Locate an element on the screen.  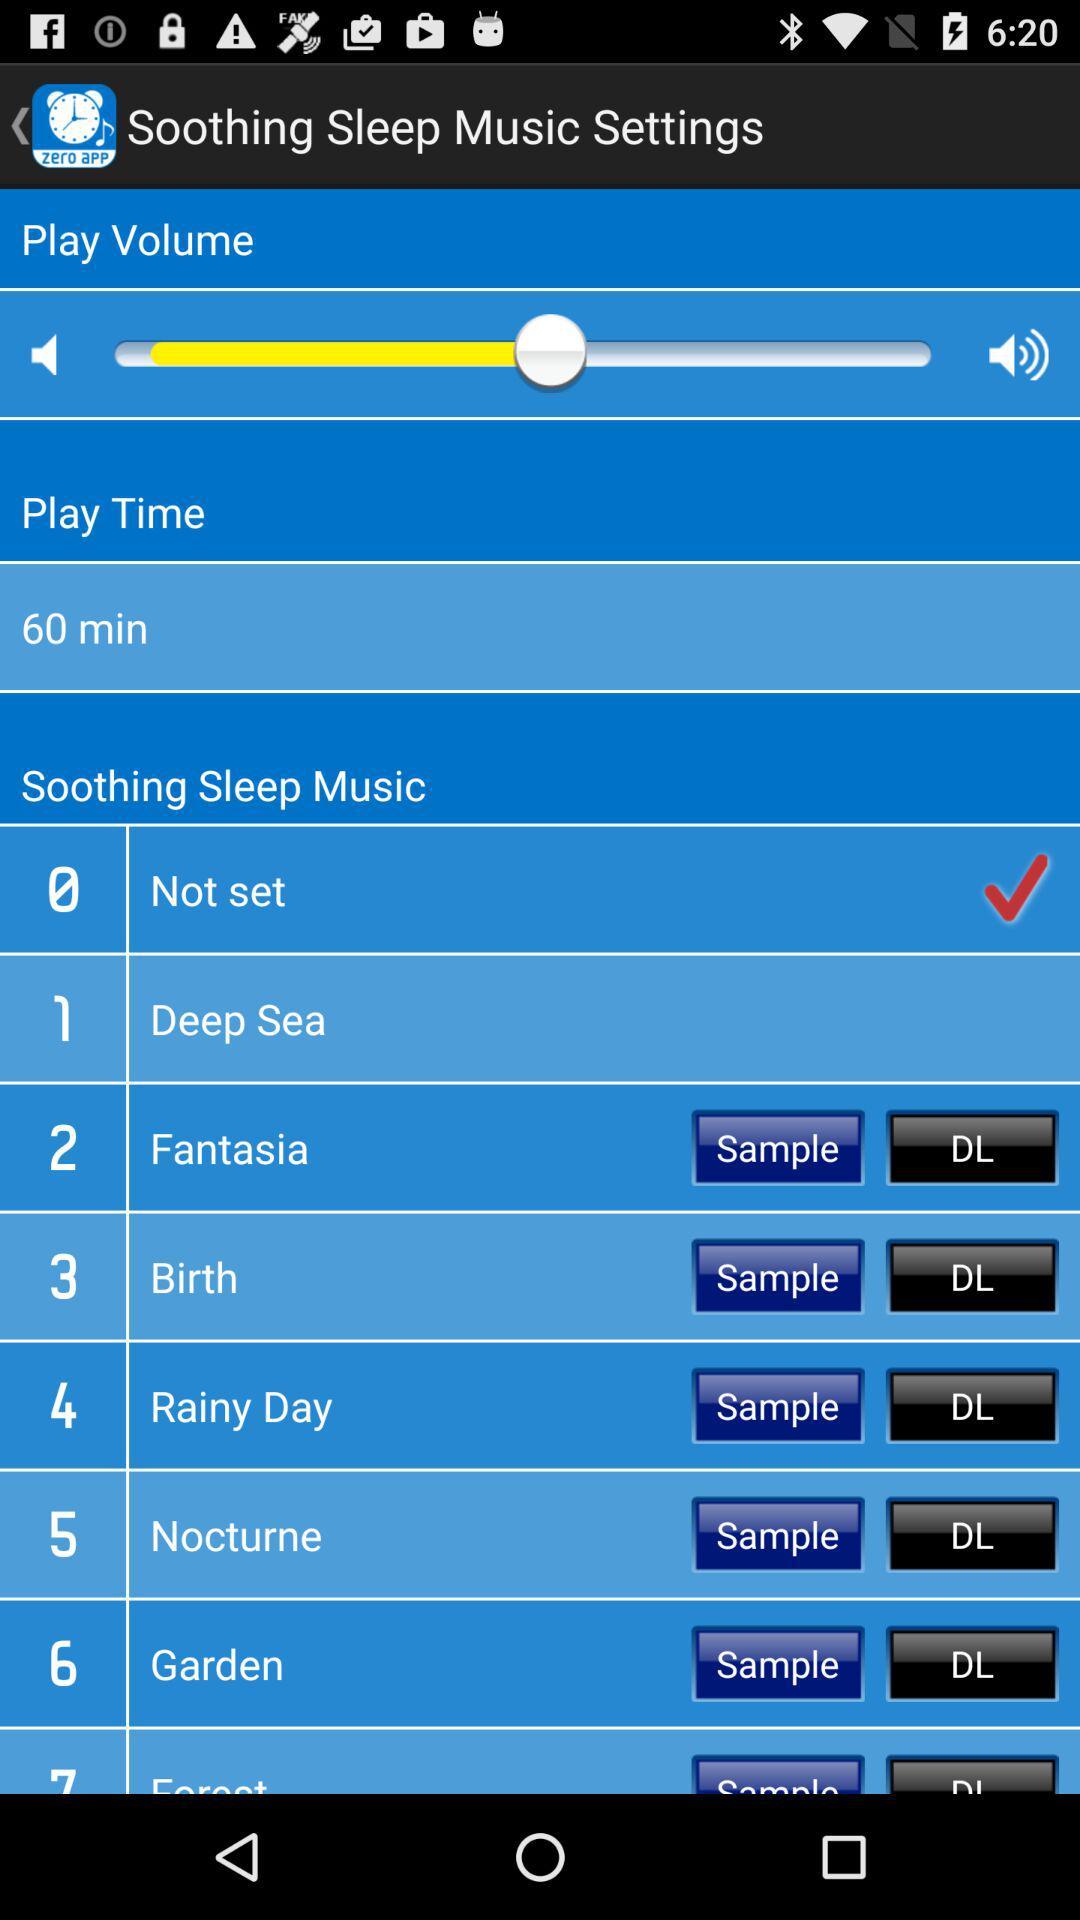
the nocturne is located at coordinates (409, 1533).